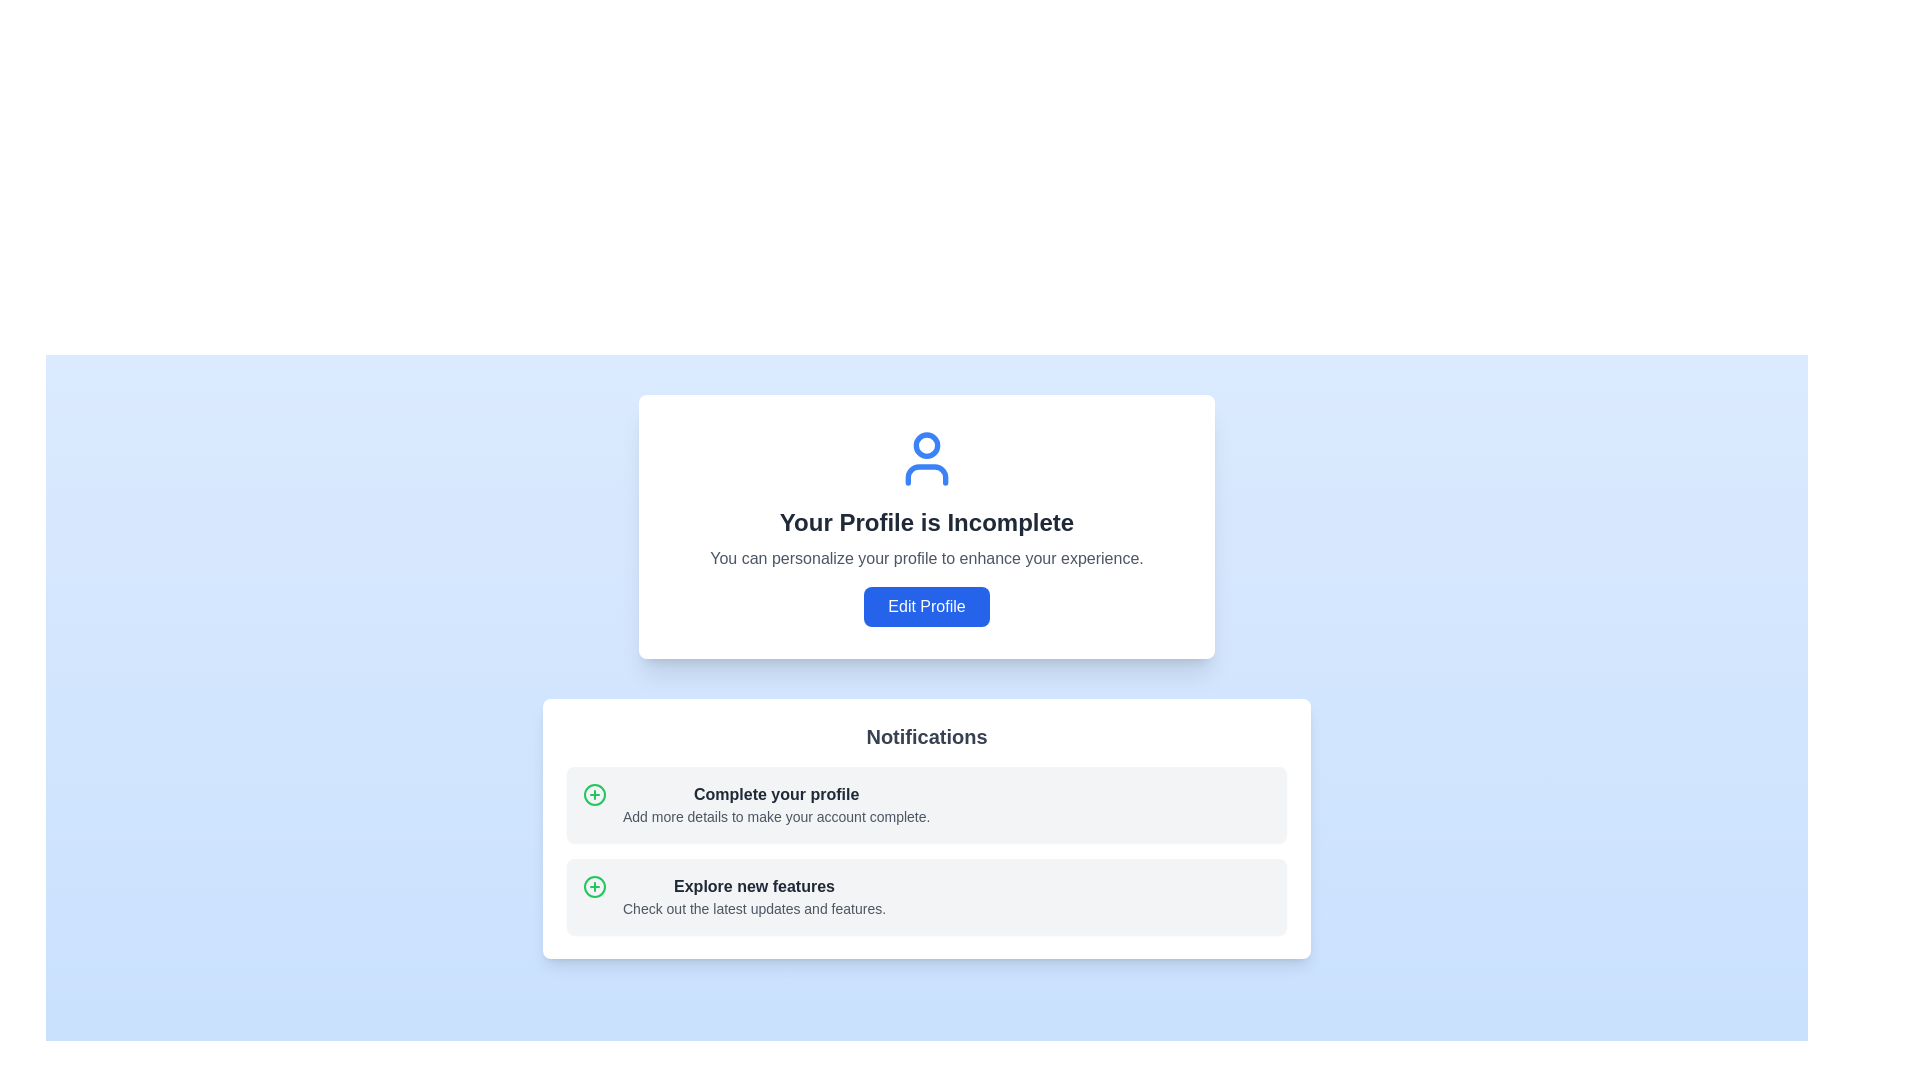 This screenshot has width=1920, height=1080. I want to click on the bold text label displaying 'Complete your profile' located in the 'Notifications' section, so click(775, 793).